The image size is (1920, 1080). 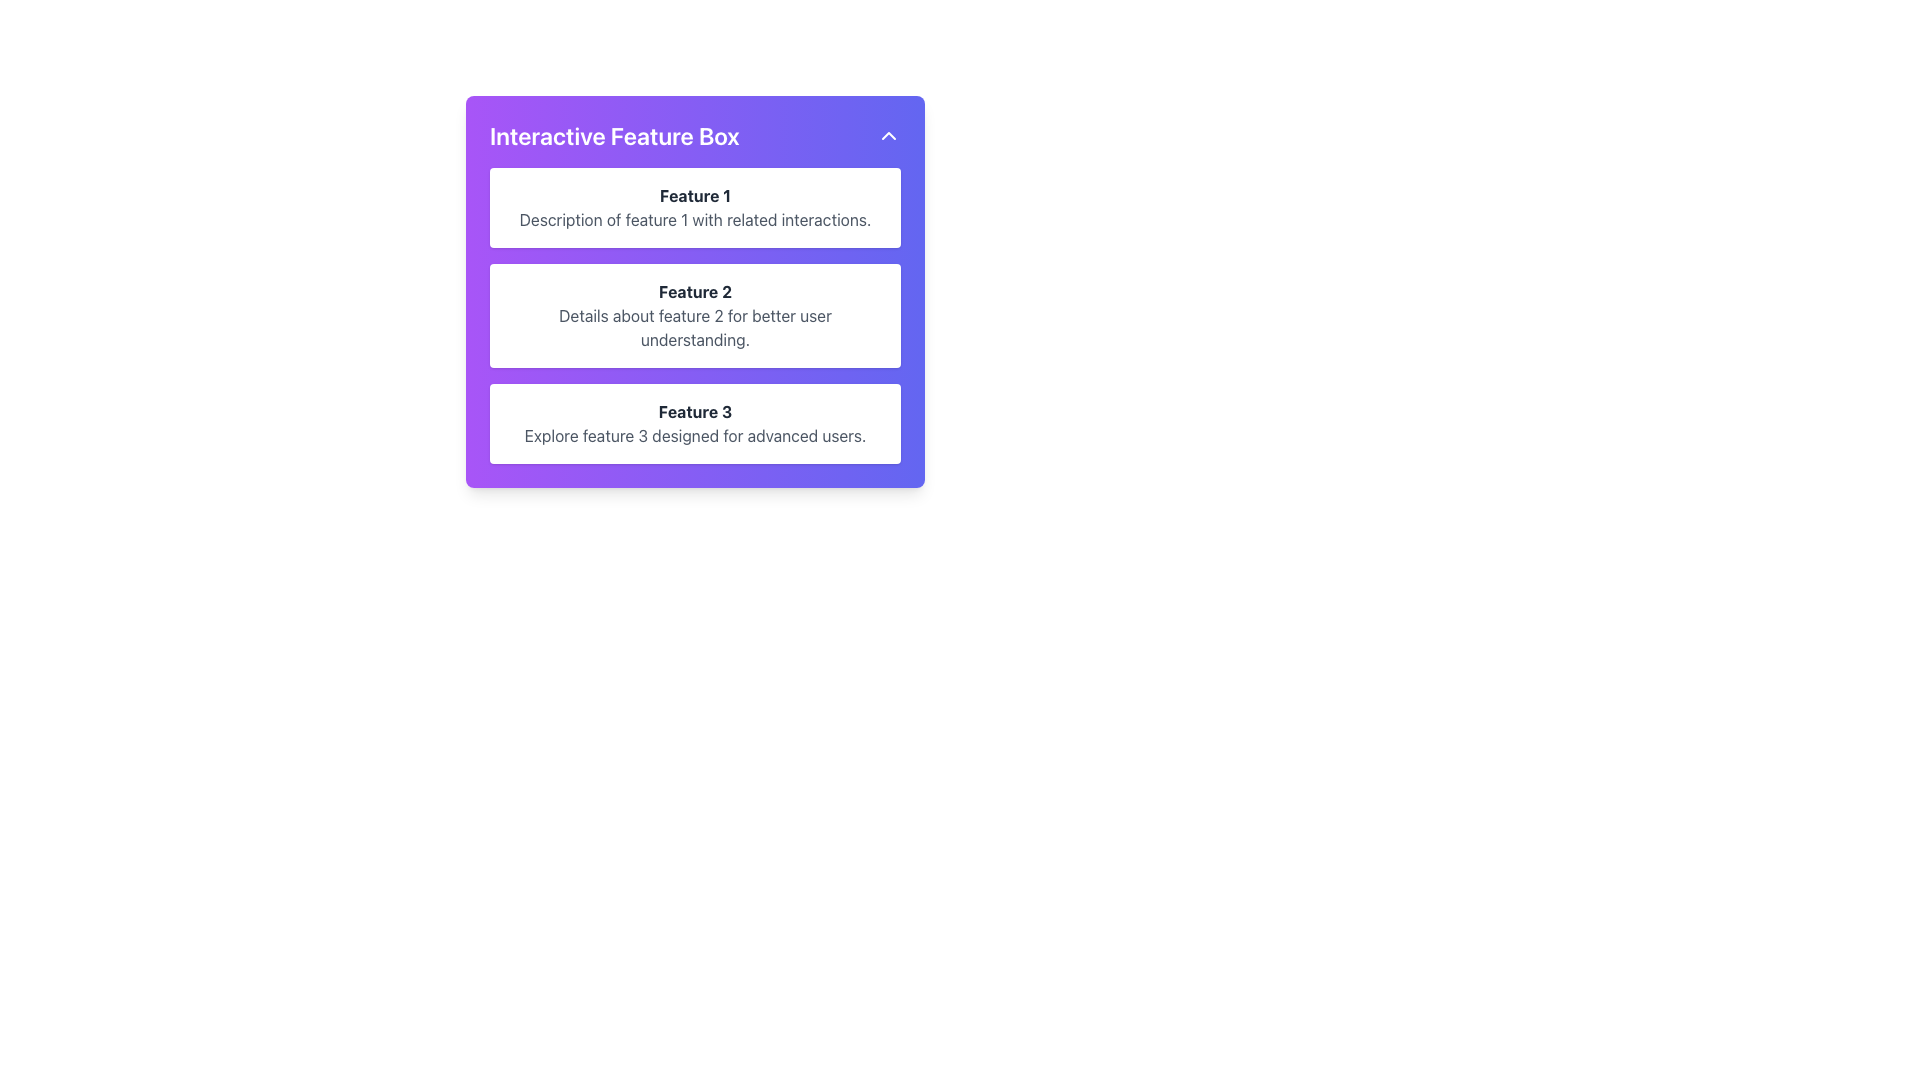 What do you see at coordinates (887, 135) in the screenshot?
I see `the arrow button located at the top right corner of the 'Interactive Feature Box'` at bounding box center [887, 135].